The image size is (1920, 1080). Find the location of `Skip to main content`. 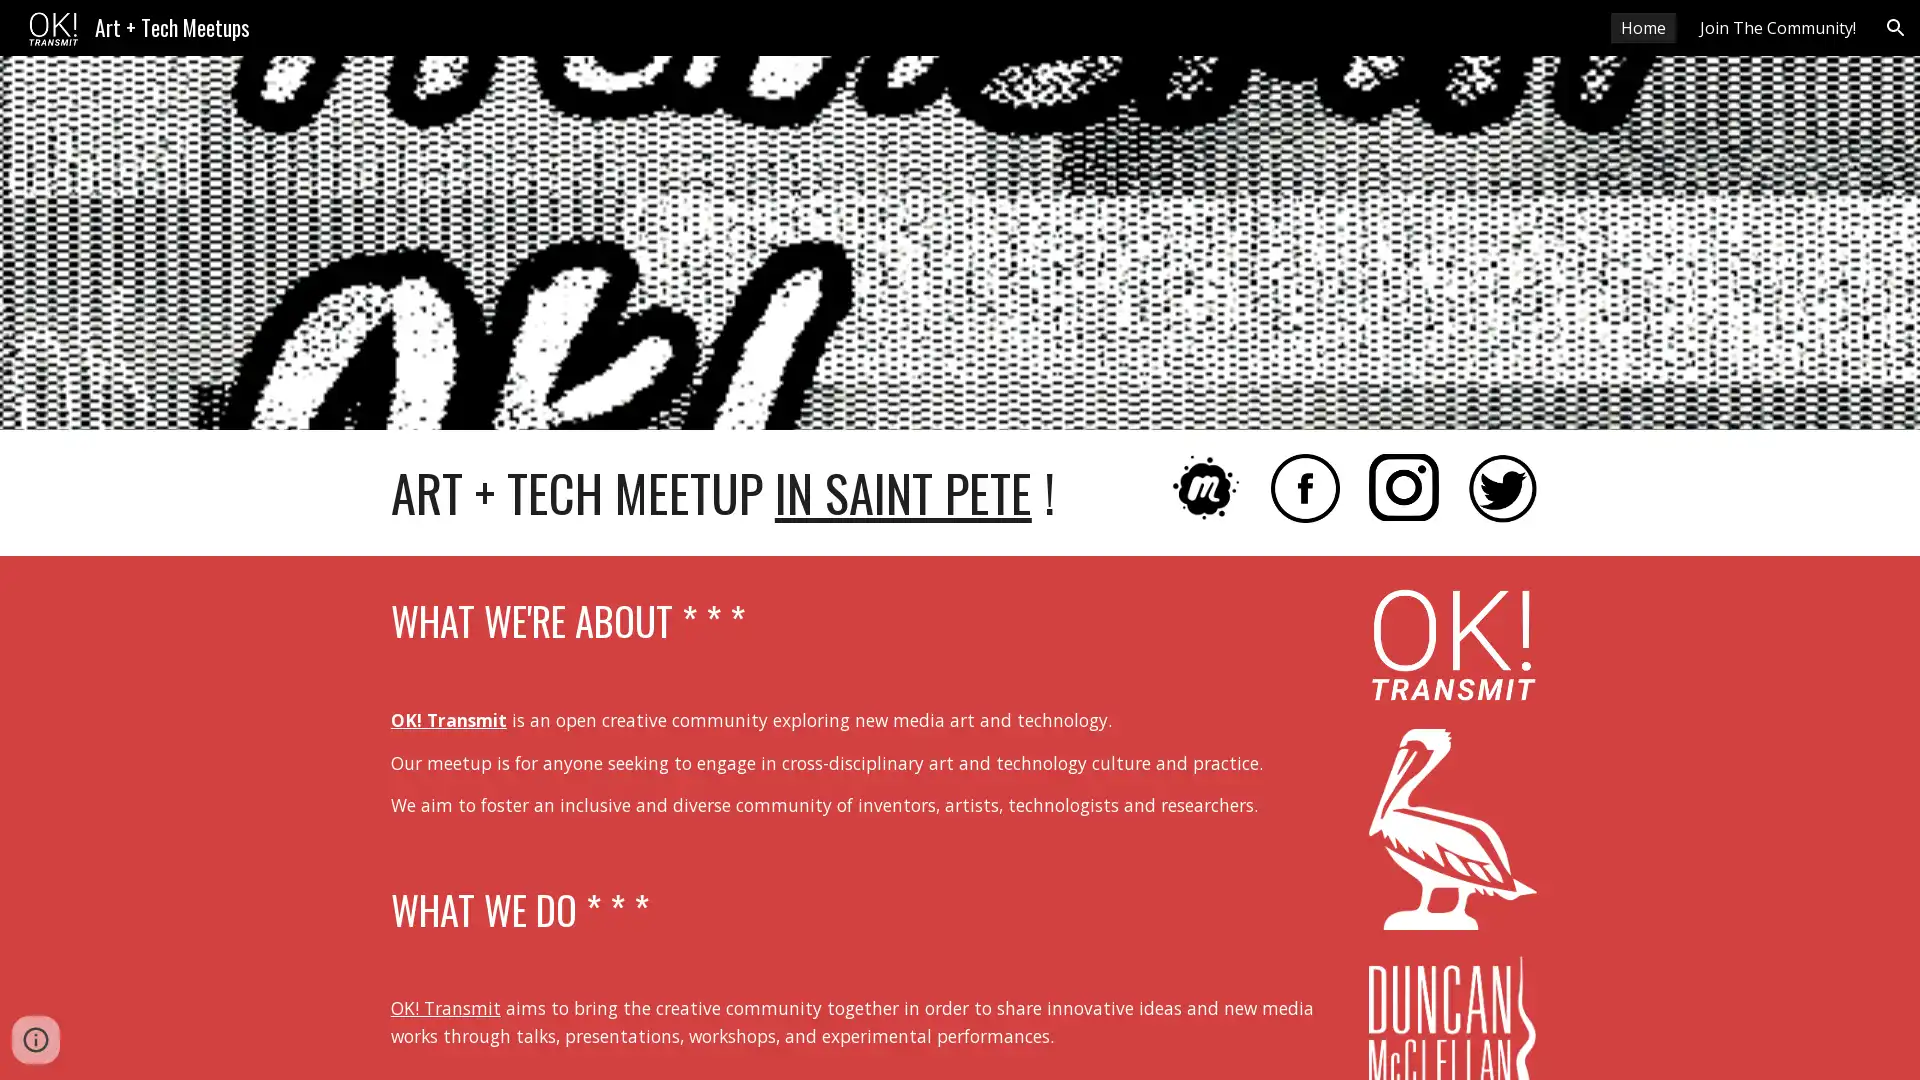

Skip to main content is located at coordinates (787, 37).